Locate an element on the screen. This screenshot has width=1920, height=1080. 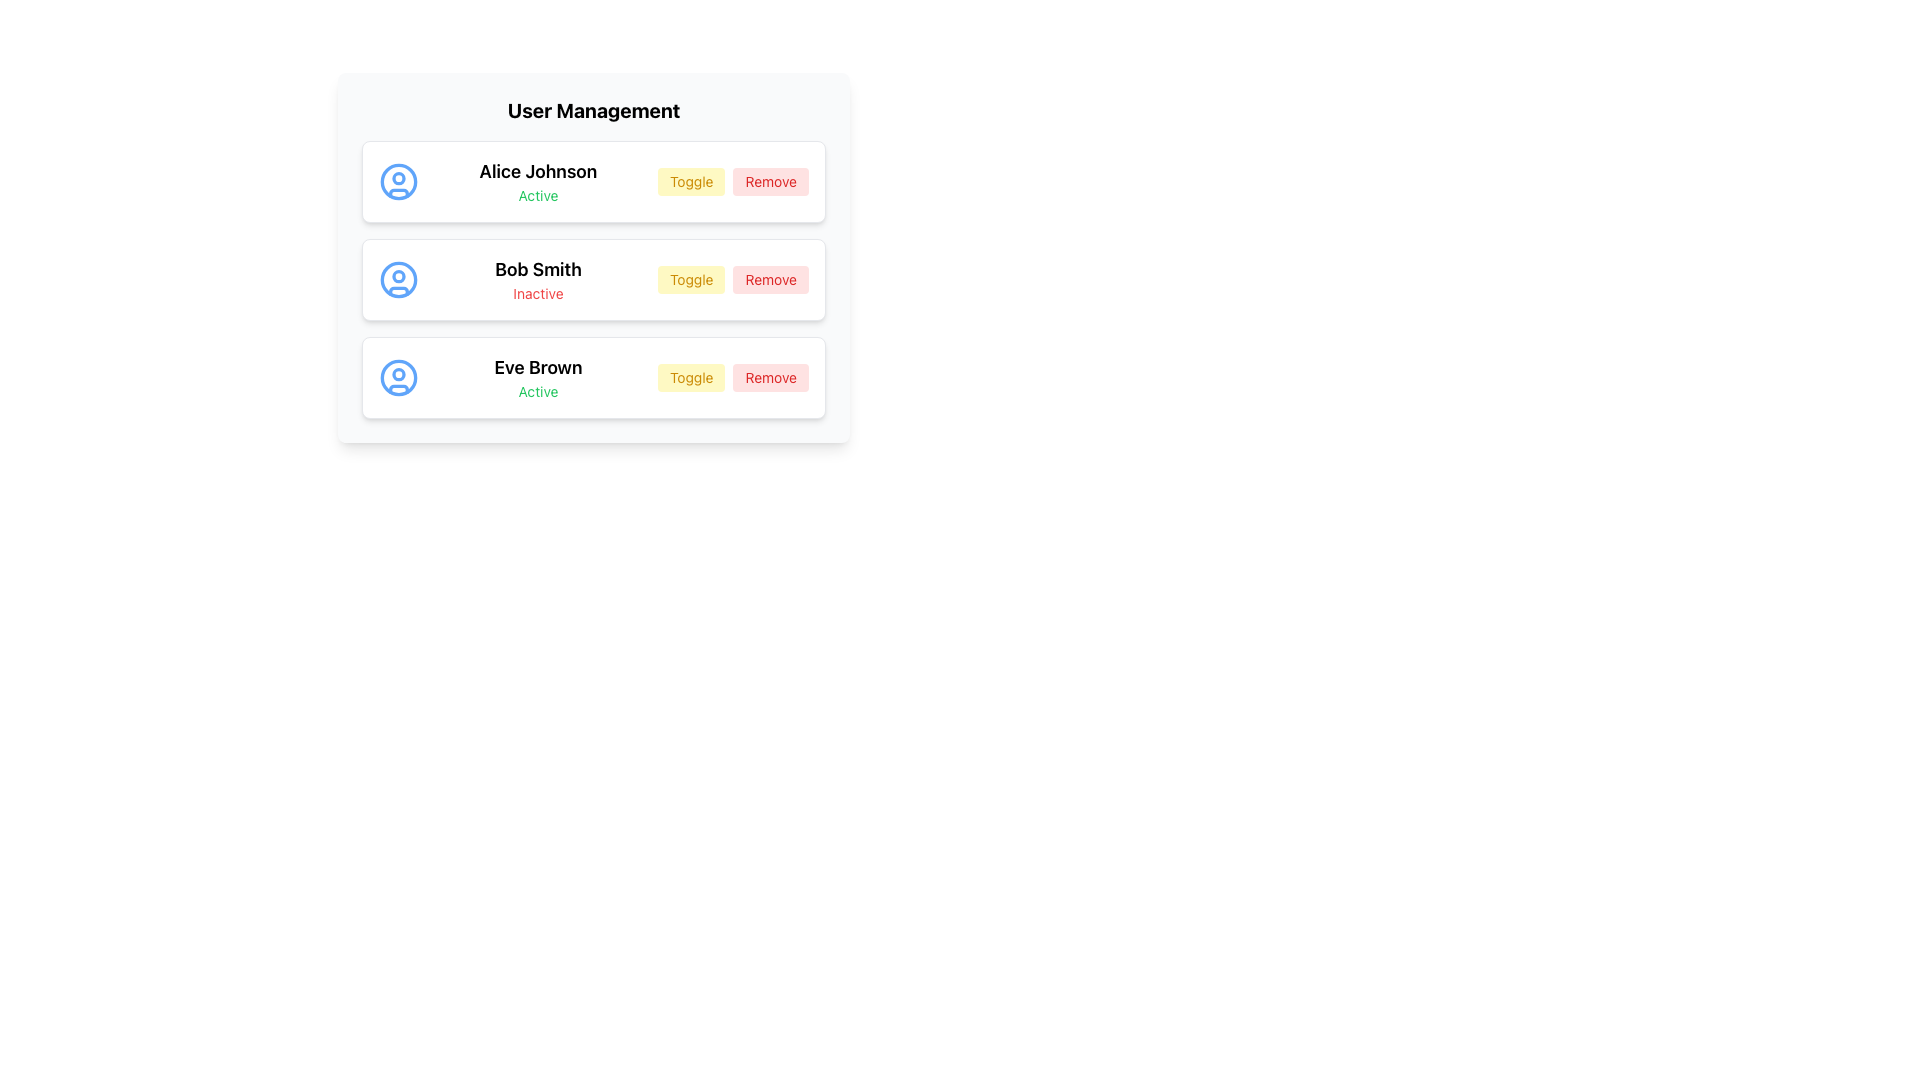
the first List Item Card representing a user profile in the user management interface for visual feedback is located at coordinates (593, 181).